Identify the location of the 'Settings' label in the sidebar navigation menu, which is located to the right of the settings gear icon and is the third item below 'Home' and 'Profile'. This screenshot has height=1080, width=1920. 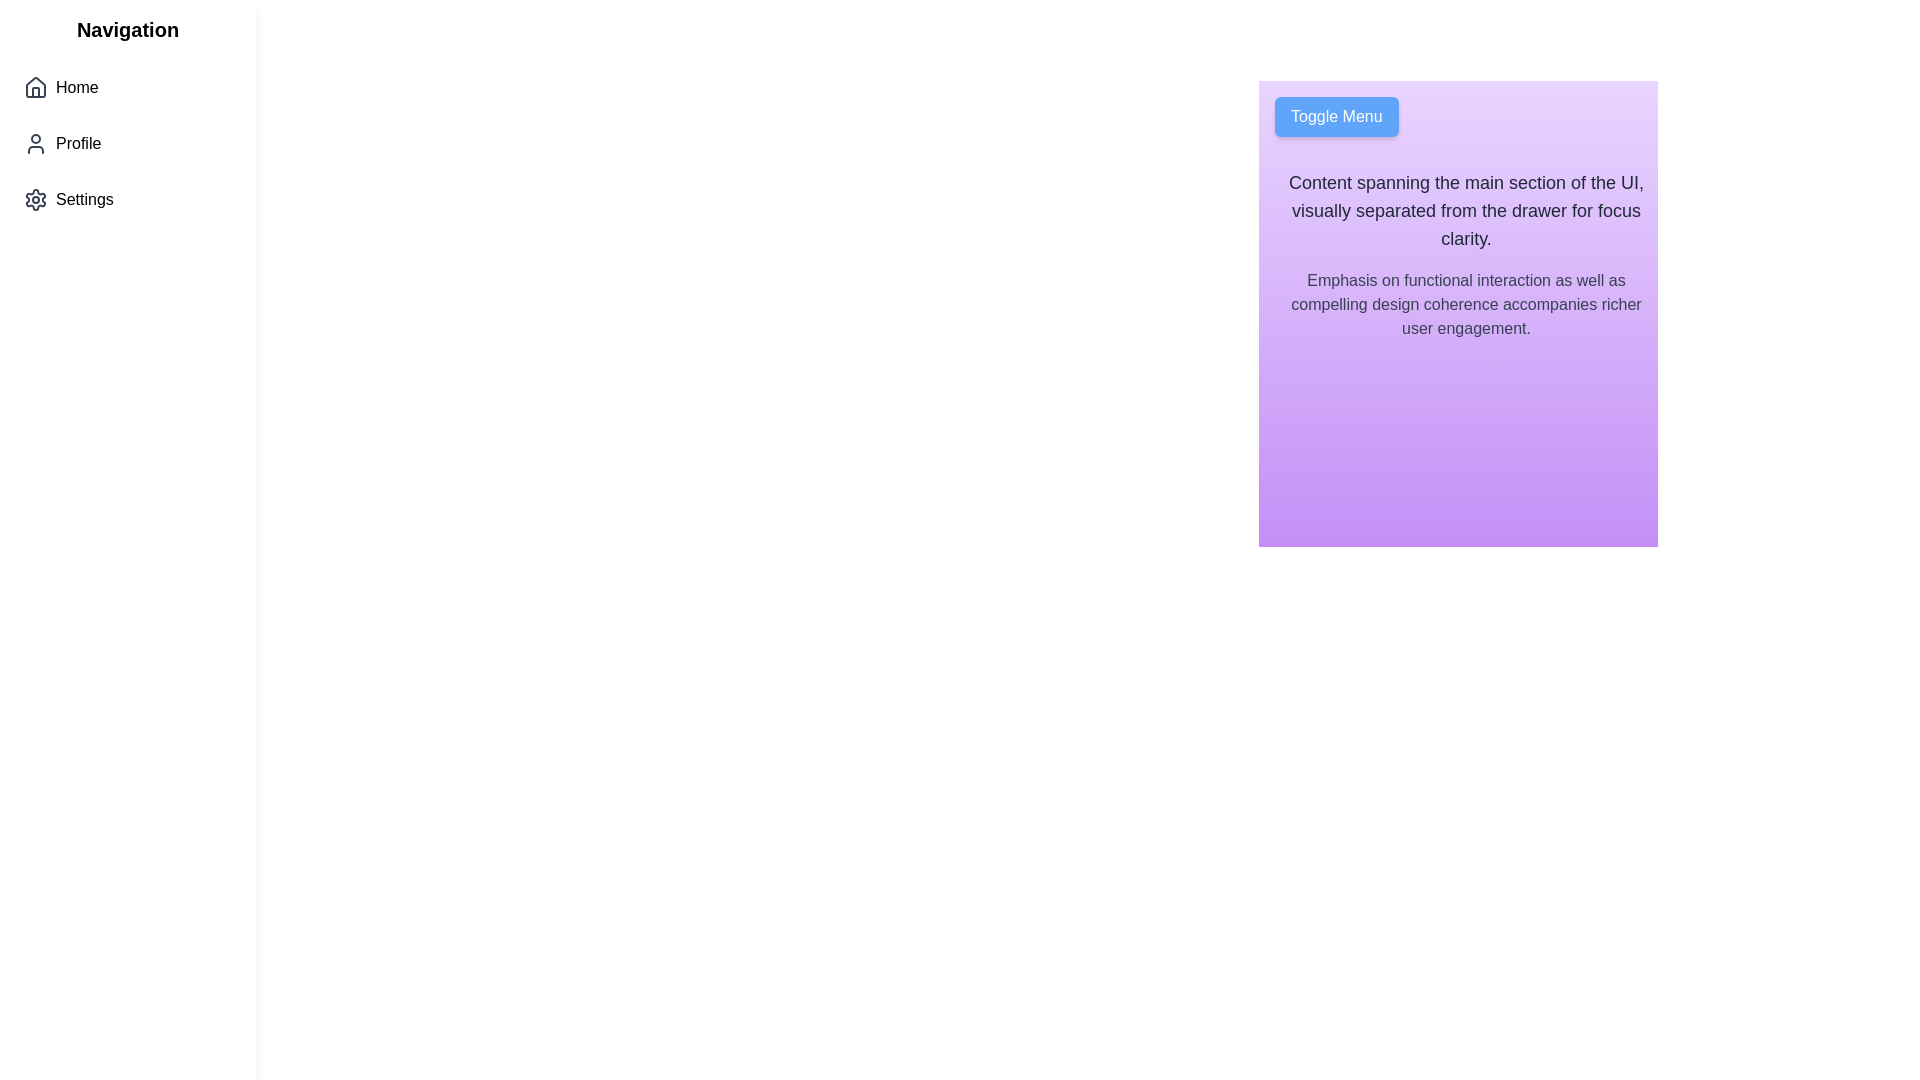
(83, 200).